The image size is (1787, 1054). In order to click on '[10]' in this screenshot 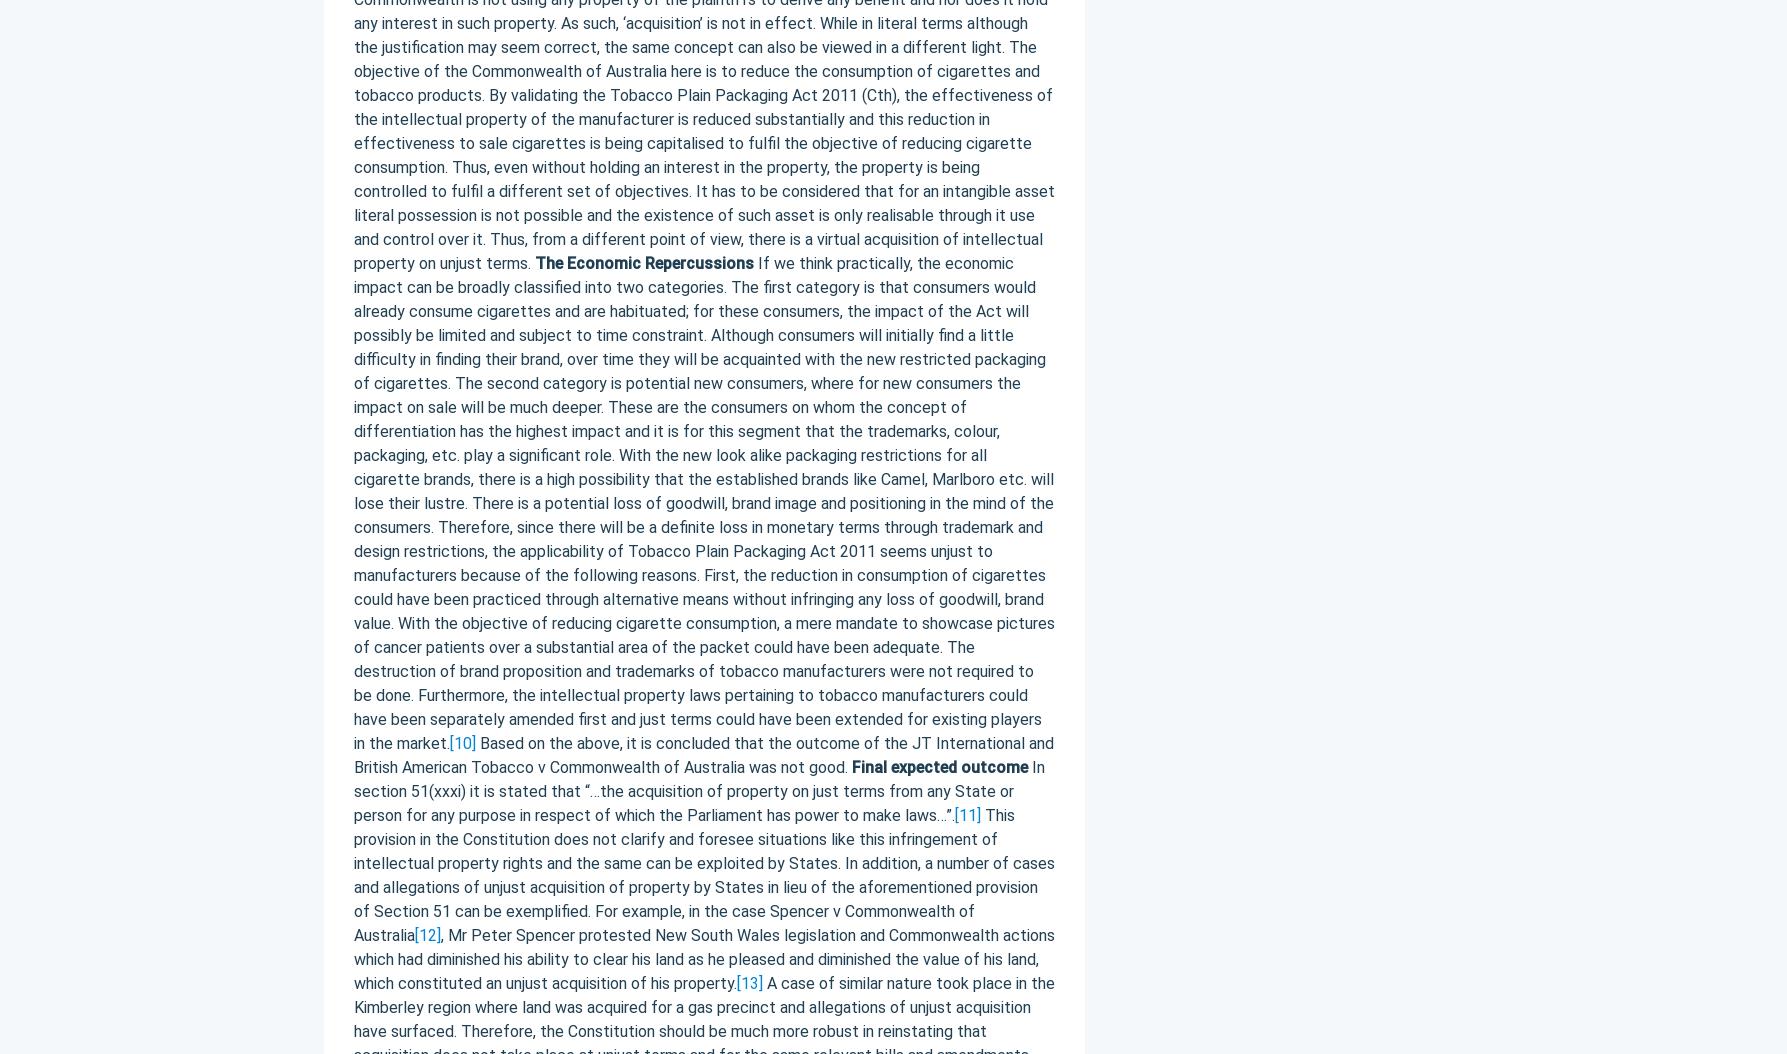, I will do `click(461, 742)`.